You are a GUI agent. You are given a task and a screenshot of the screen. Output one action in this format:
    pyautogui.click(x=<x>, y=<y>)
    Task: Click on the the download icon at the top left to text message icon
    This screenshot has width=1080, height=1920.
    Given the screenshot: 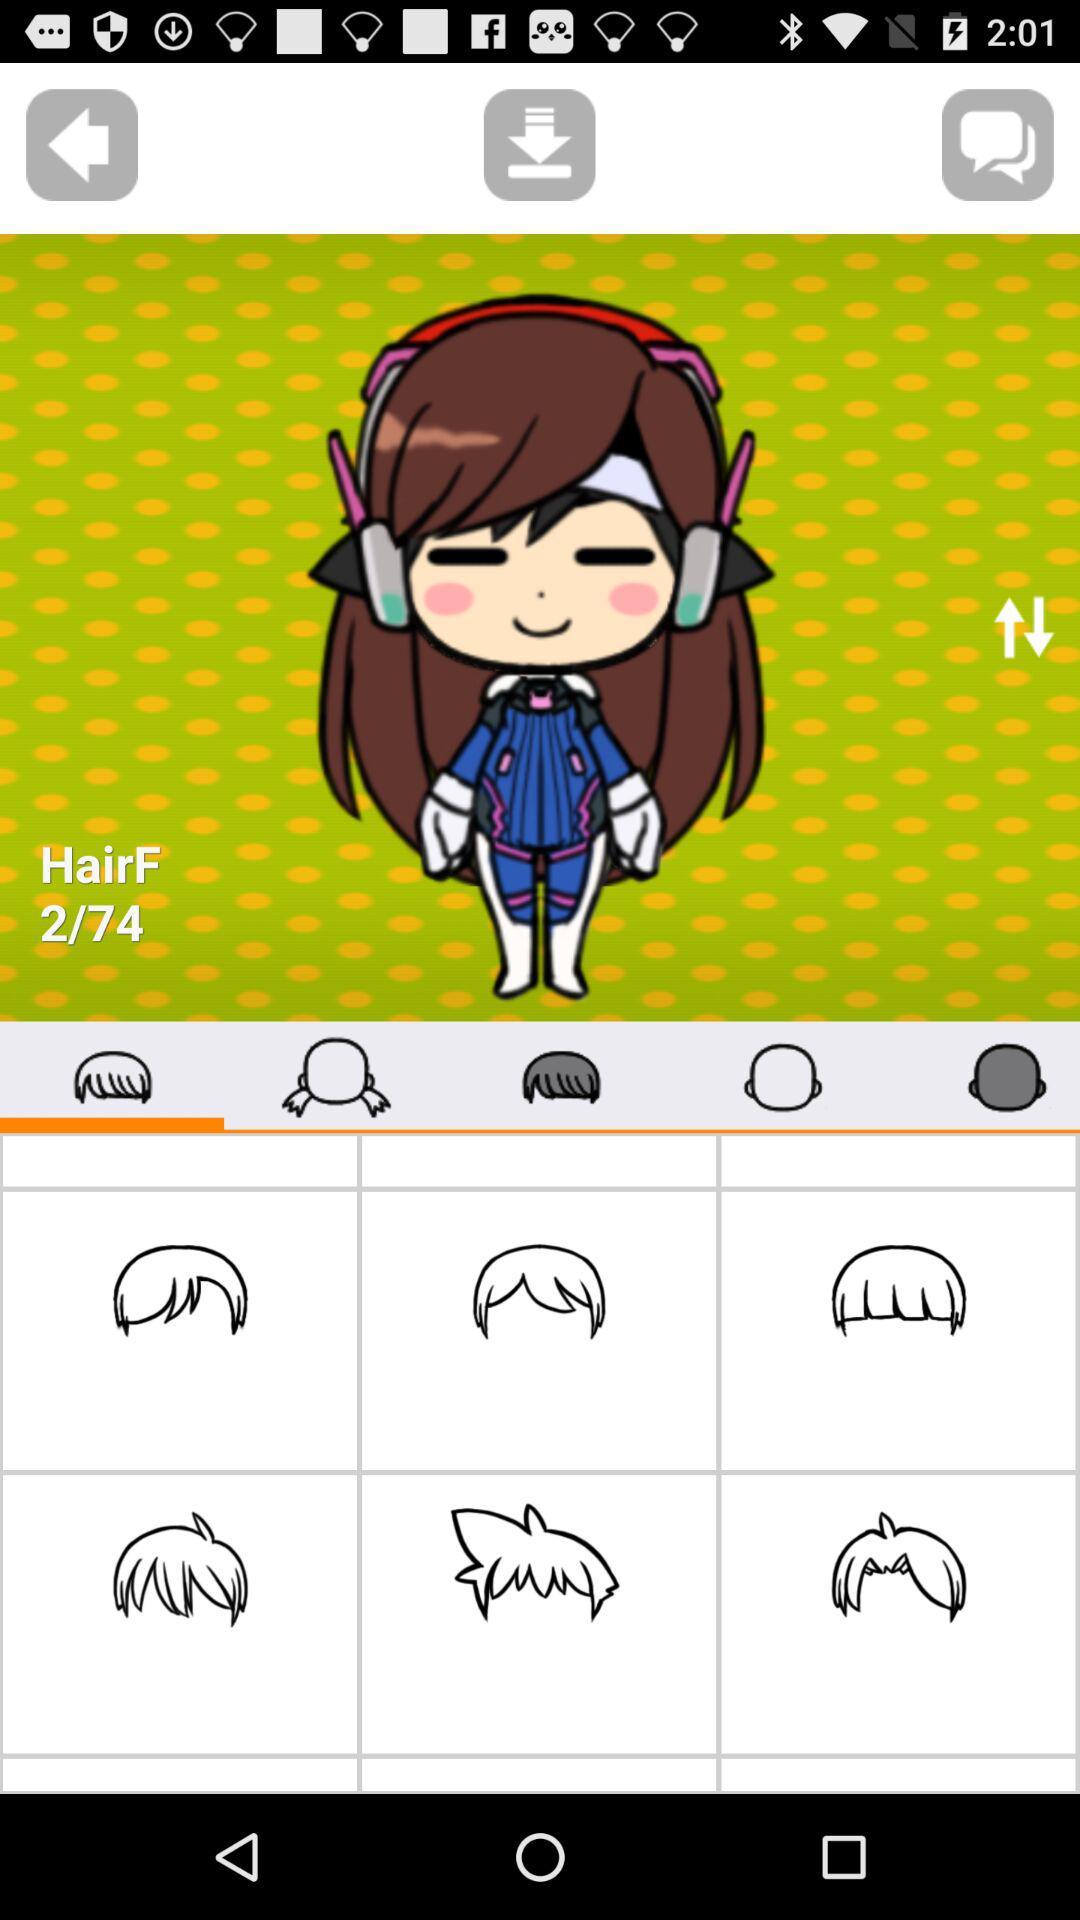 What is the action you would take?
    pyautogui.click(x=540, y=143)
    